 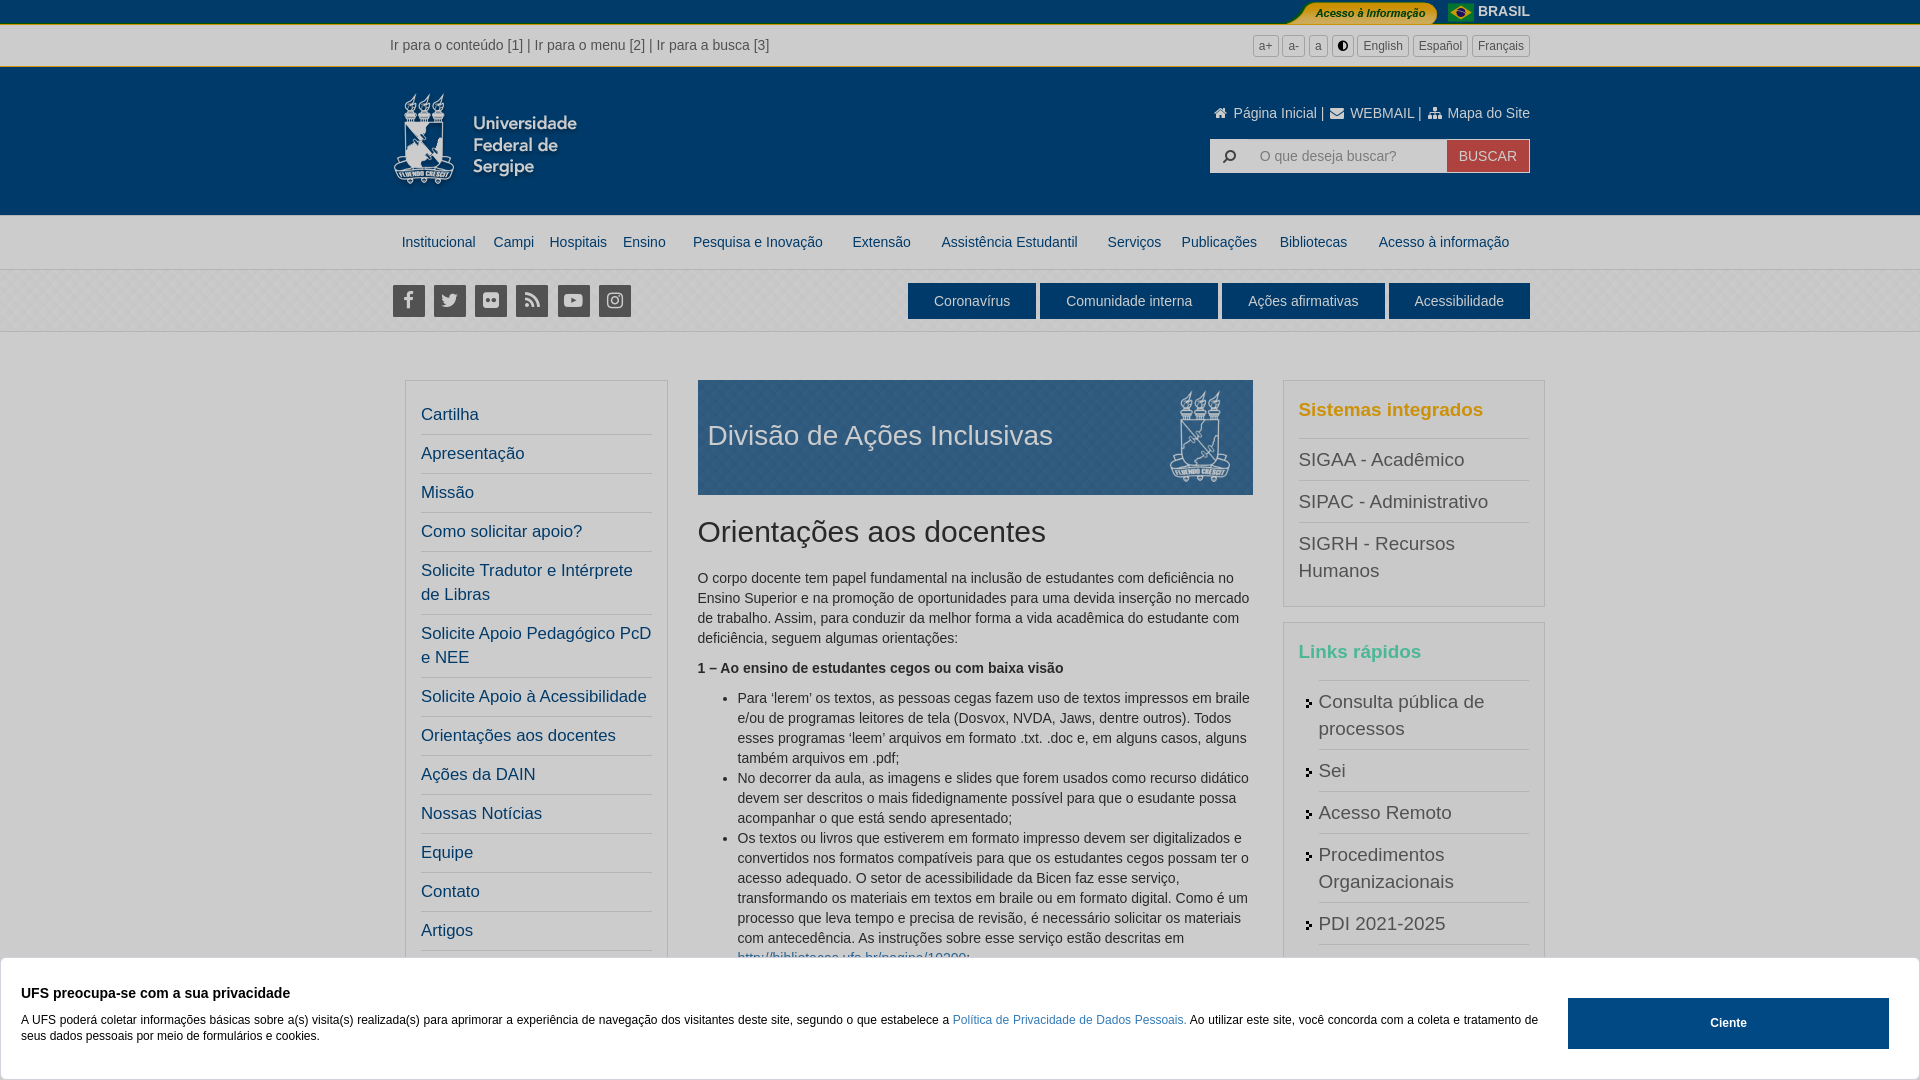 What do you see at coordinates (490, 300) in the screenshot?
I see `'Flickr'` at bounding box center [490, 300].